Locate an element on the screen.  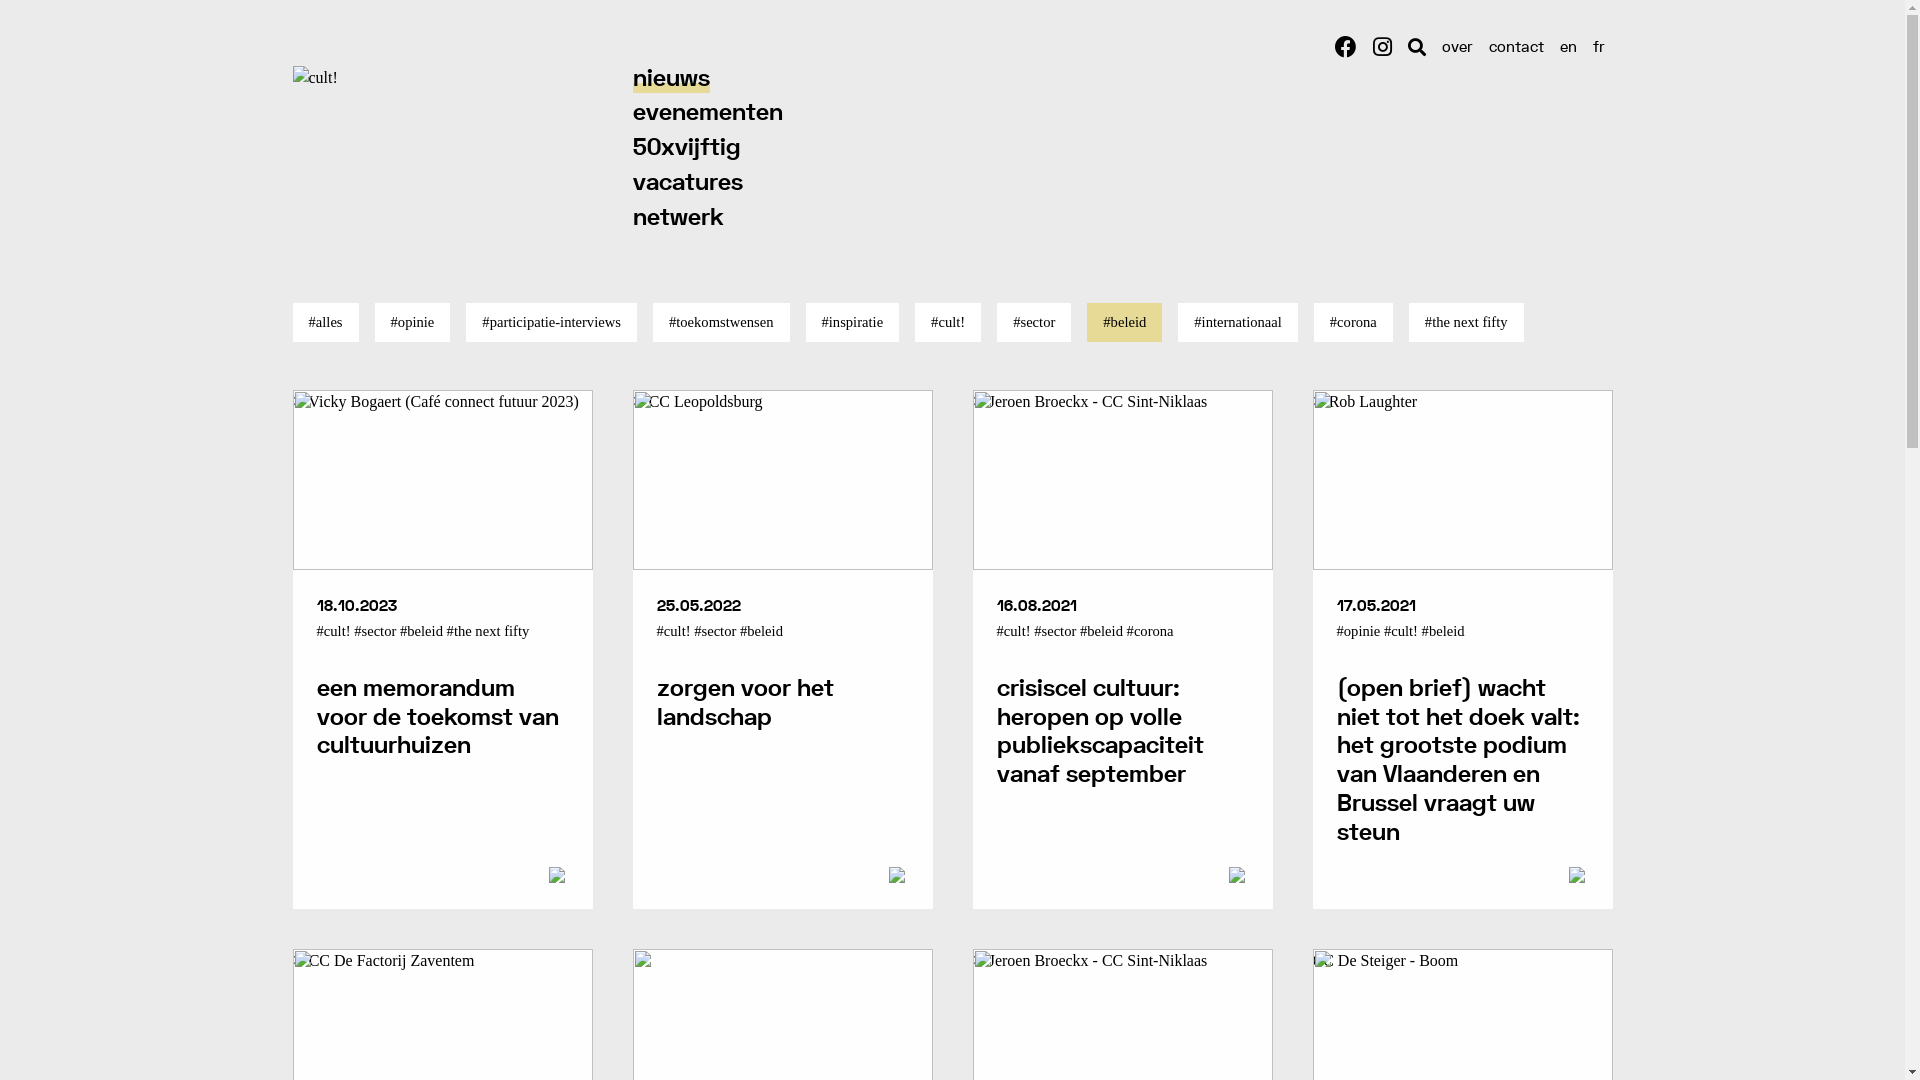
'en' is located at coordinates (1550, 47).